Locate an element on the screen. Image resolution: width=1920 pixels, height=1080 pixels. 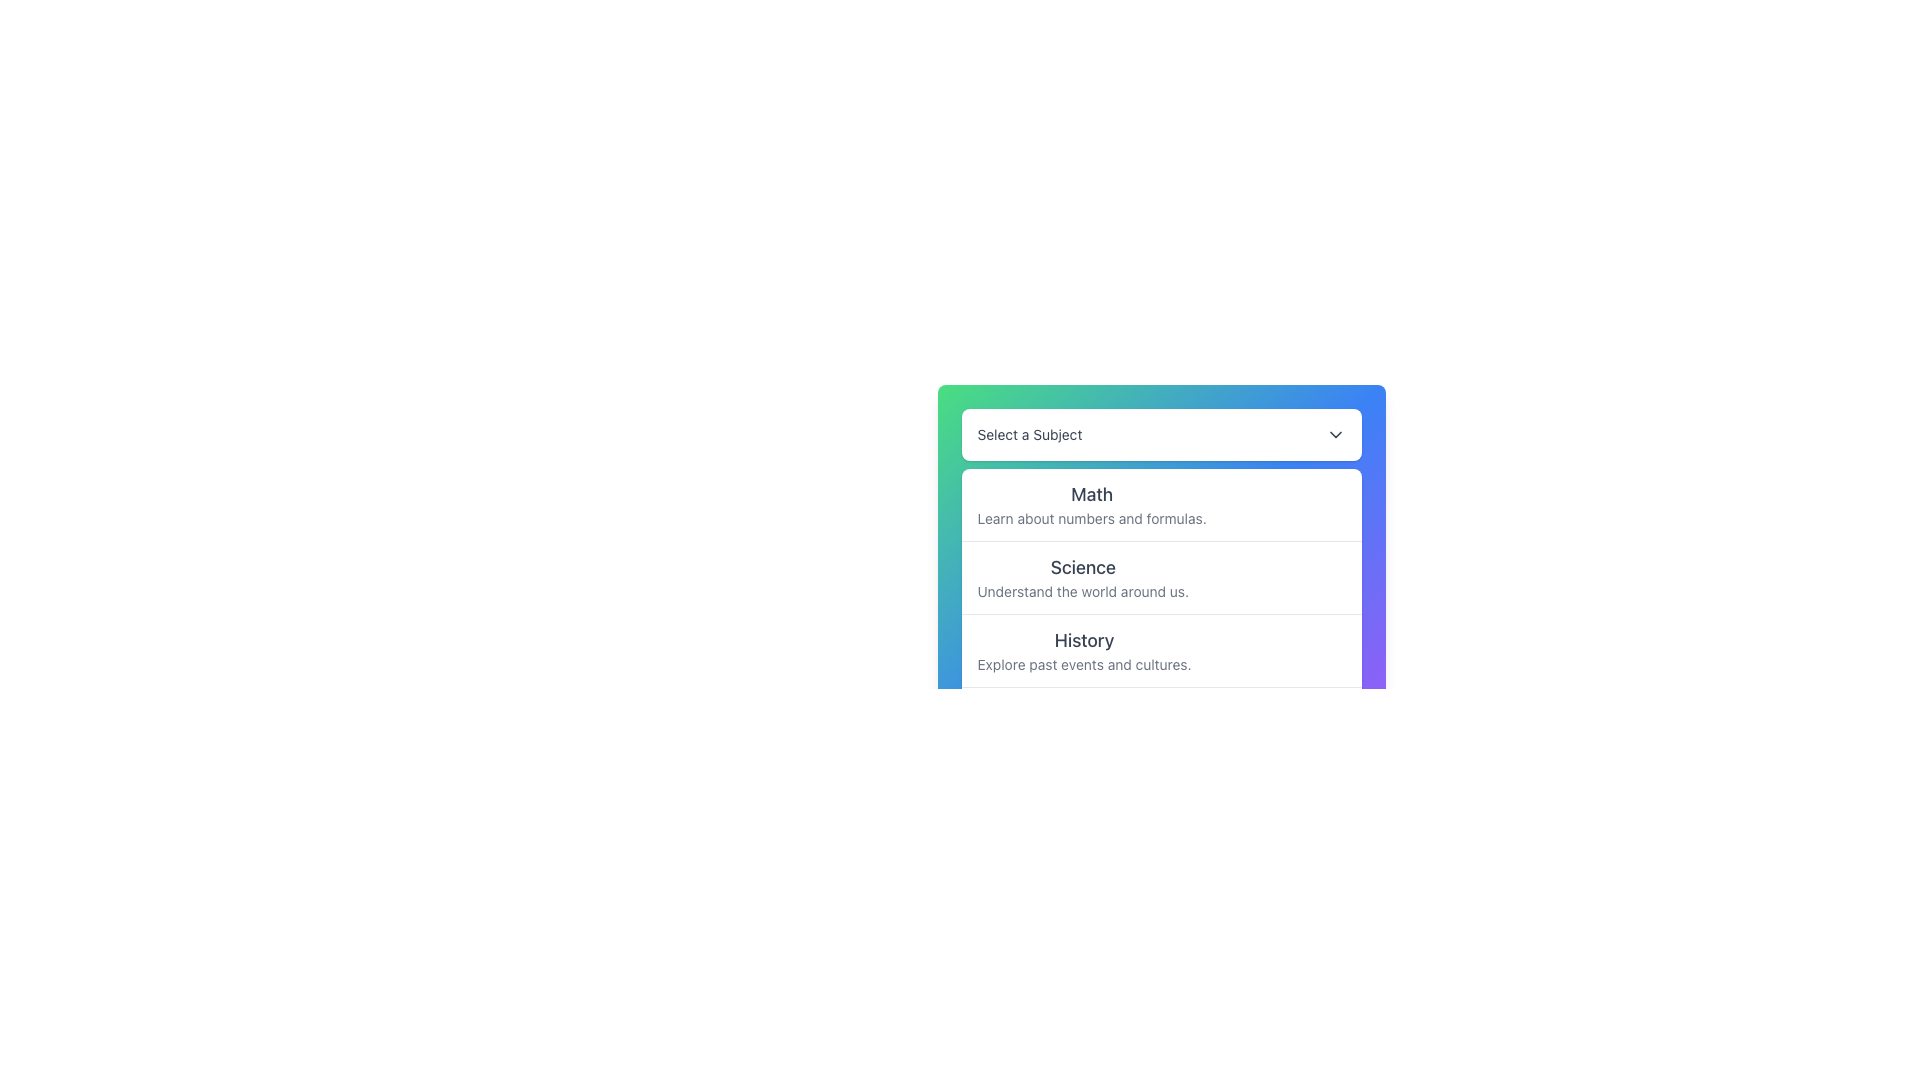
the first item in the dropdown menu labeled 'Math' is located at coordinates (1161, 504).